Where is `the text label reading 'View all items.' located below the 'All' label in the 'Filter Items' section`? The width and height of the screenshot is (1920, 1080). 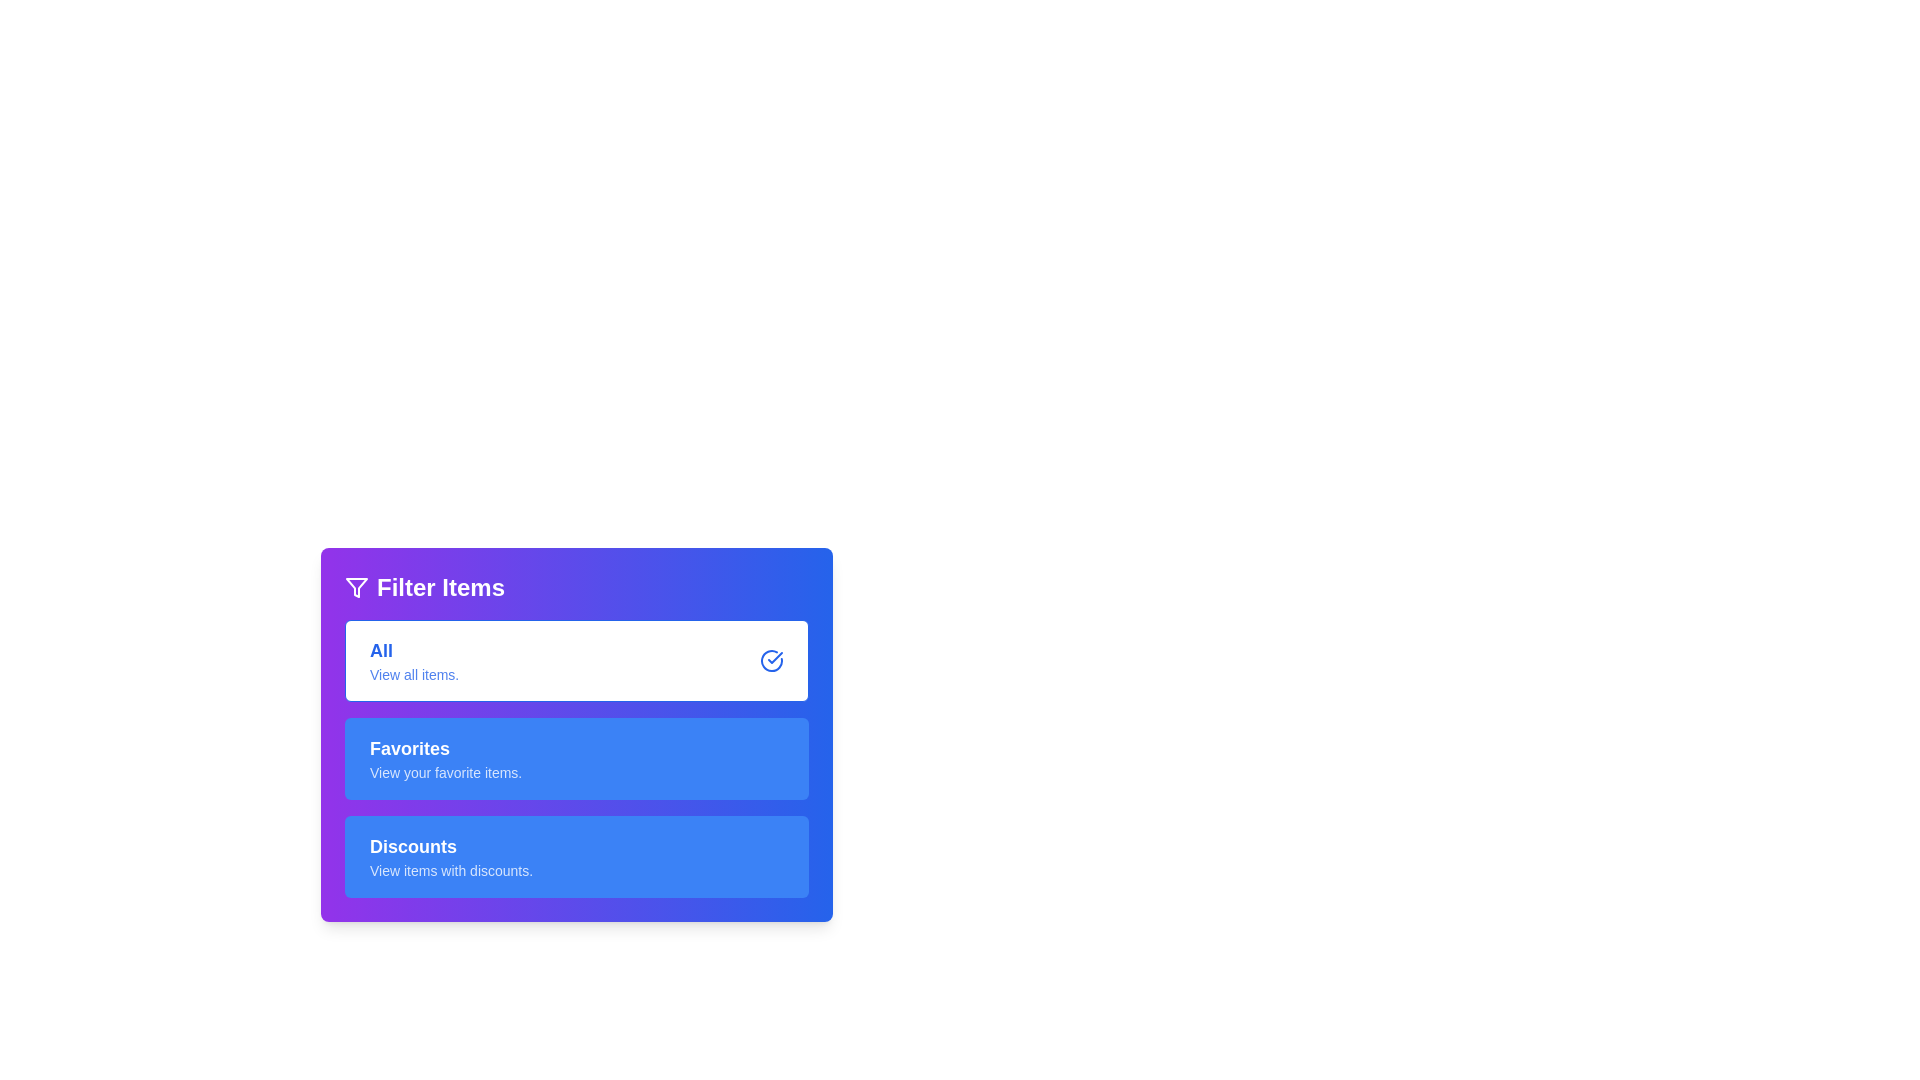
the text label reading 'View all items.' located below the 'All' label in the 'Filter Items' section is located at coordinates (413, 675).